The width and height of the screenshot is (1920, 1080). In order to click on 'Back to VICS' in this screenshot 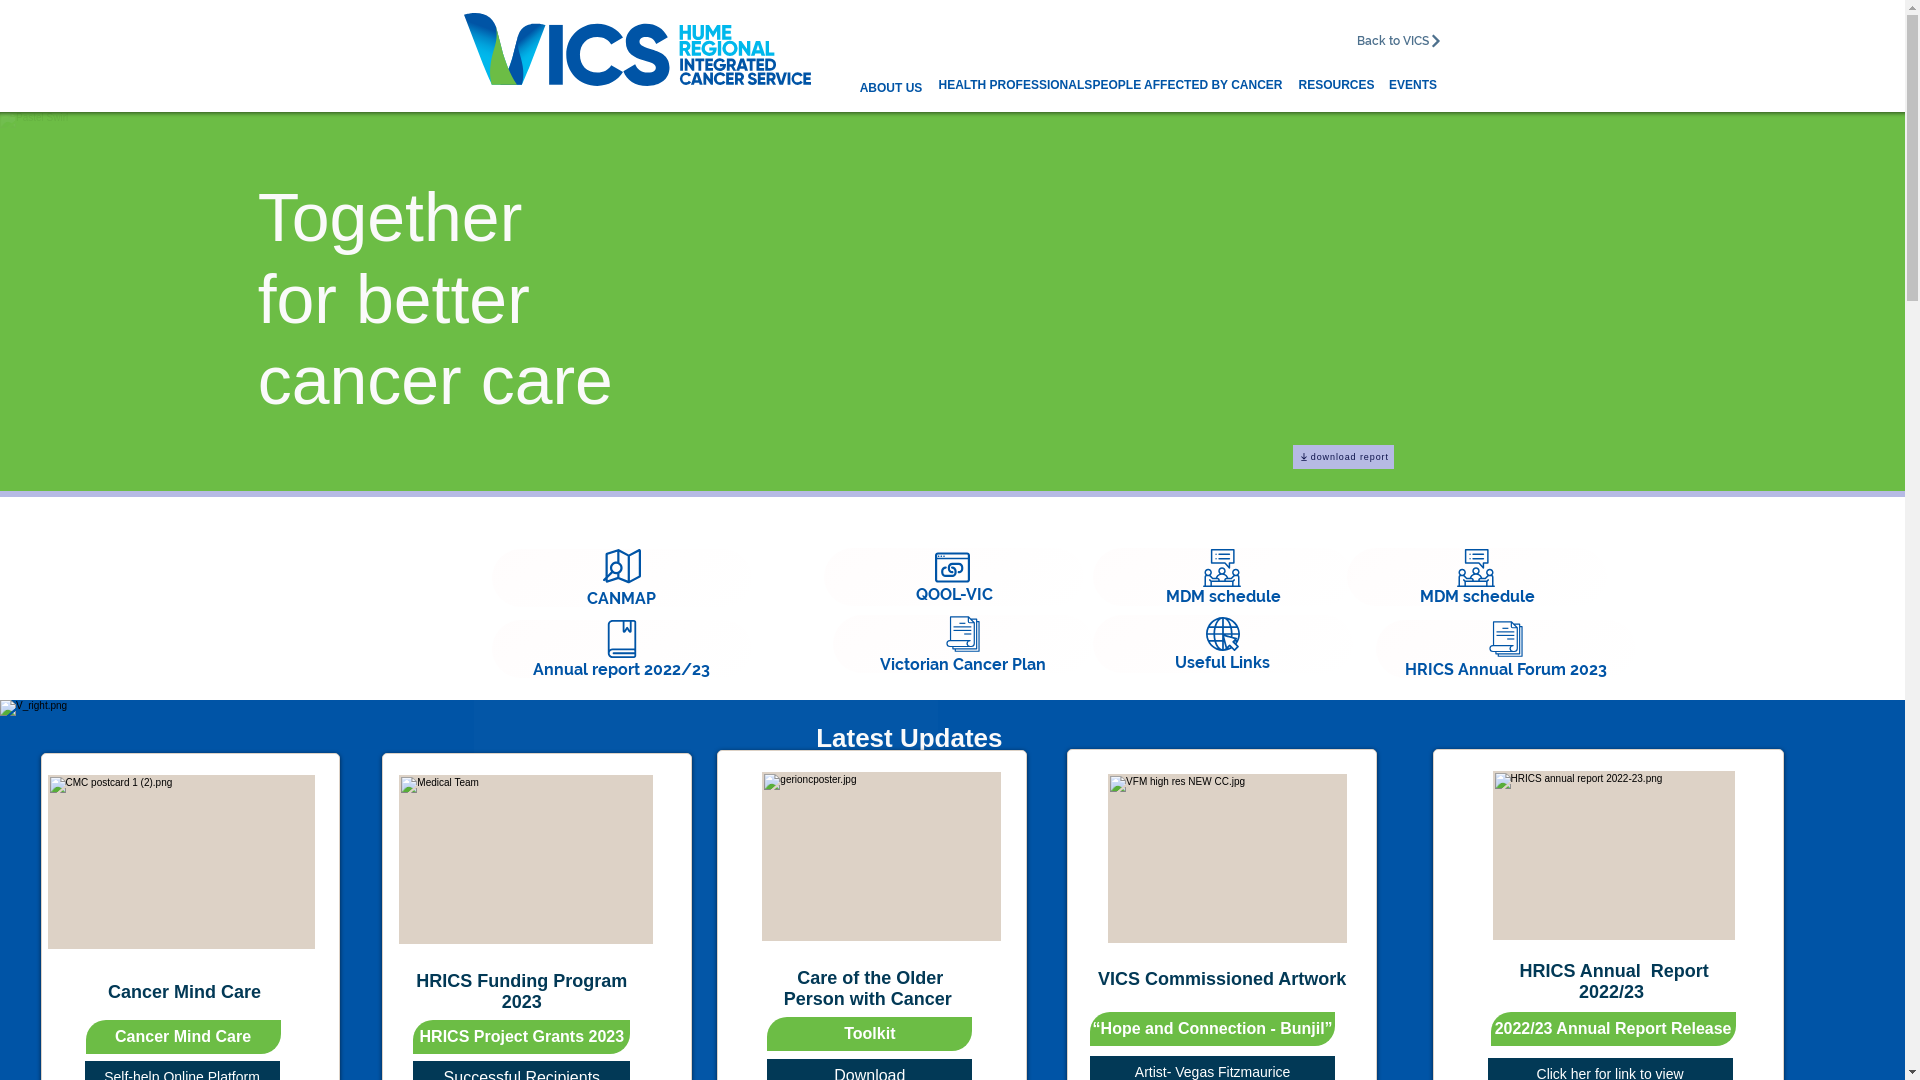, I will do `click(1398, 41)`.